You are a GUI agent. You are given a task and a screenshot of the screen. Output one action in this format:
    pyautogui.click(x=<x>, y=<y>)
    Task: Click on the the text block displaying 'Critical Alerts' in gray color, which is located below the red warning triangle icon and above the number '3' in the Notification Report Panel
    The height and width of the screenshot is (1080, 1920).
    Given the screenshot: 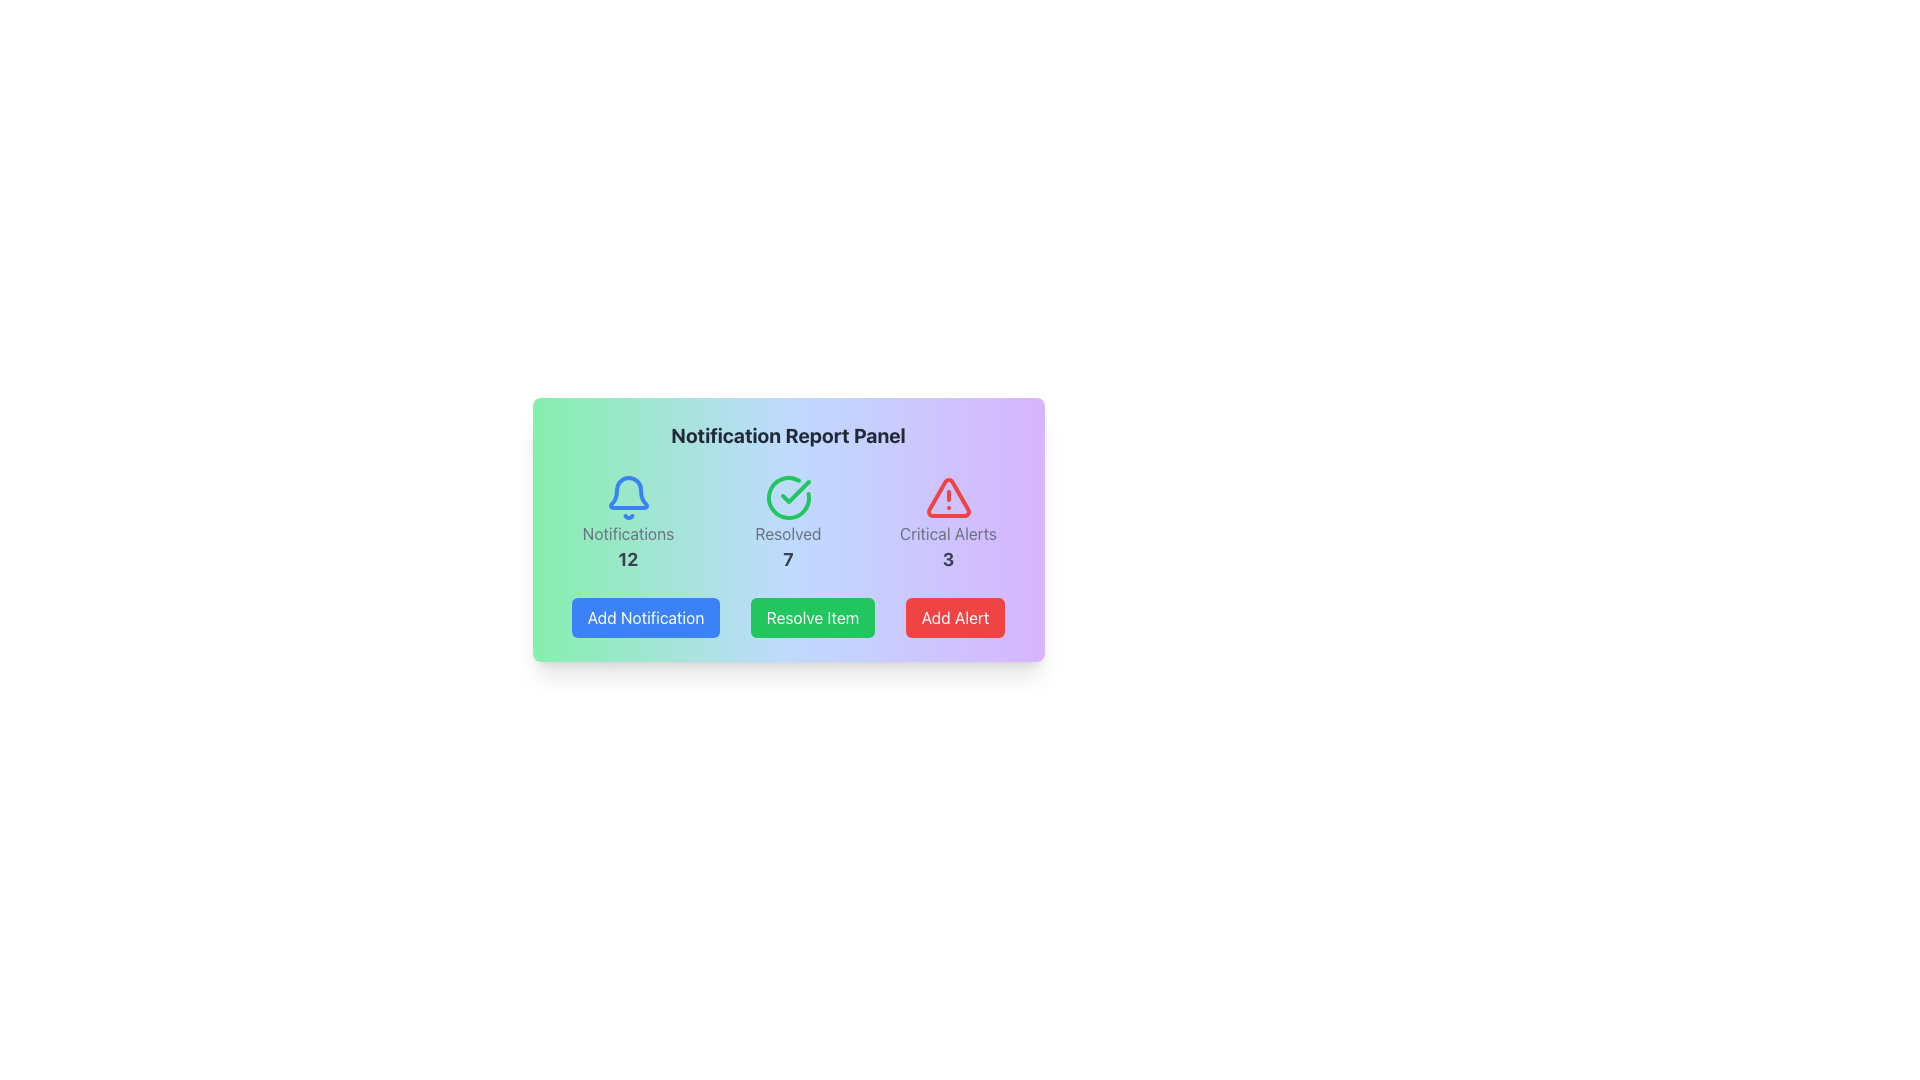 What is the action you would take?
    pyautogui.click(x=947, y=532)
    